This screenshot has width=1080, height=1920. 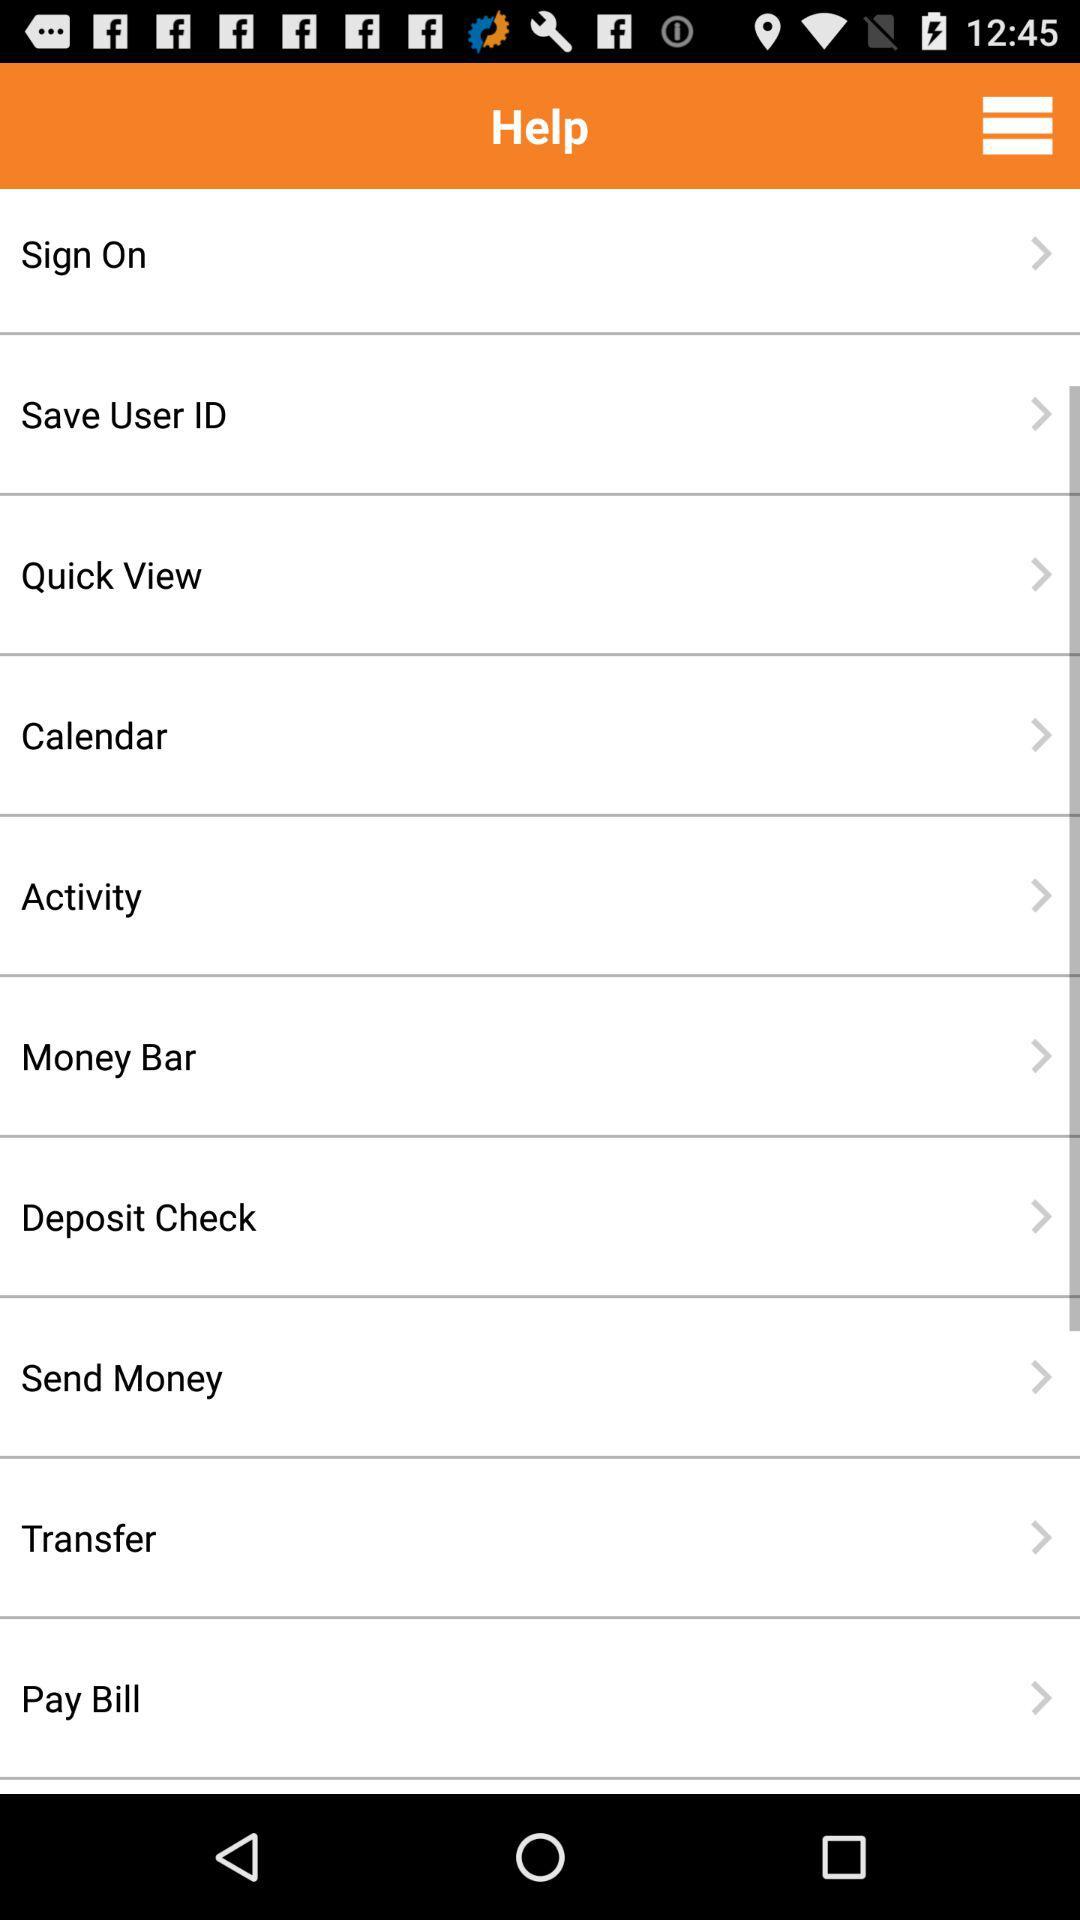 What do you see at coordinates (475, 1536) in the screenshot?
I see `transfer item` at bounding box center [475, 1536].